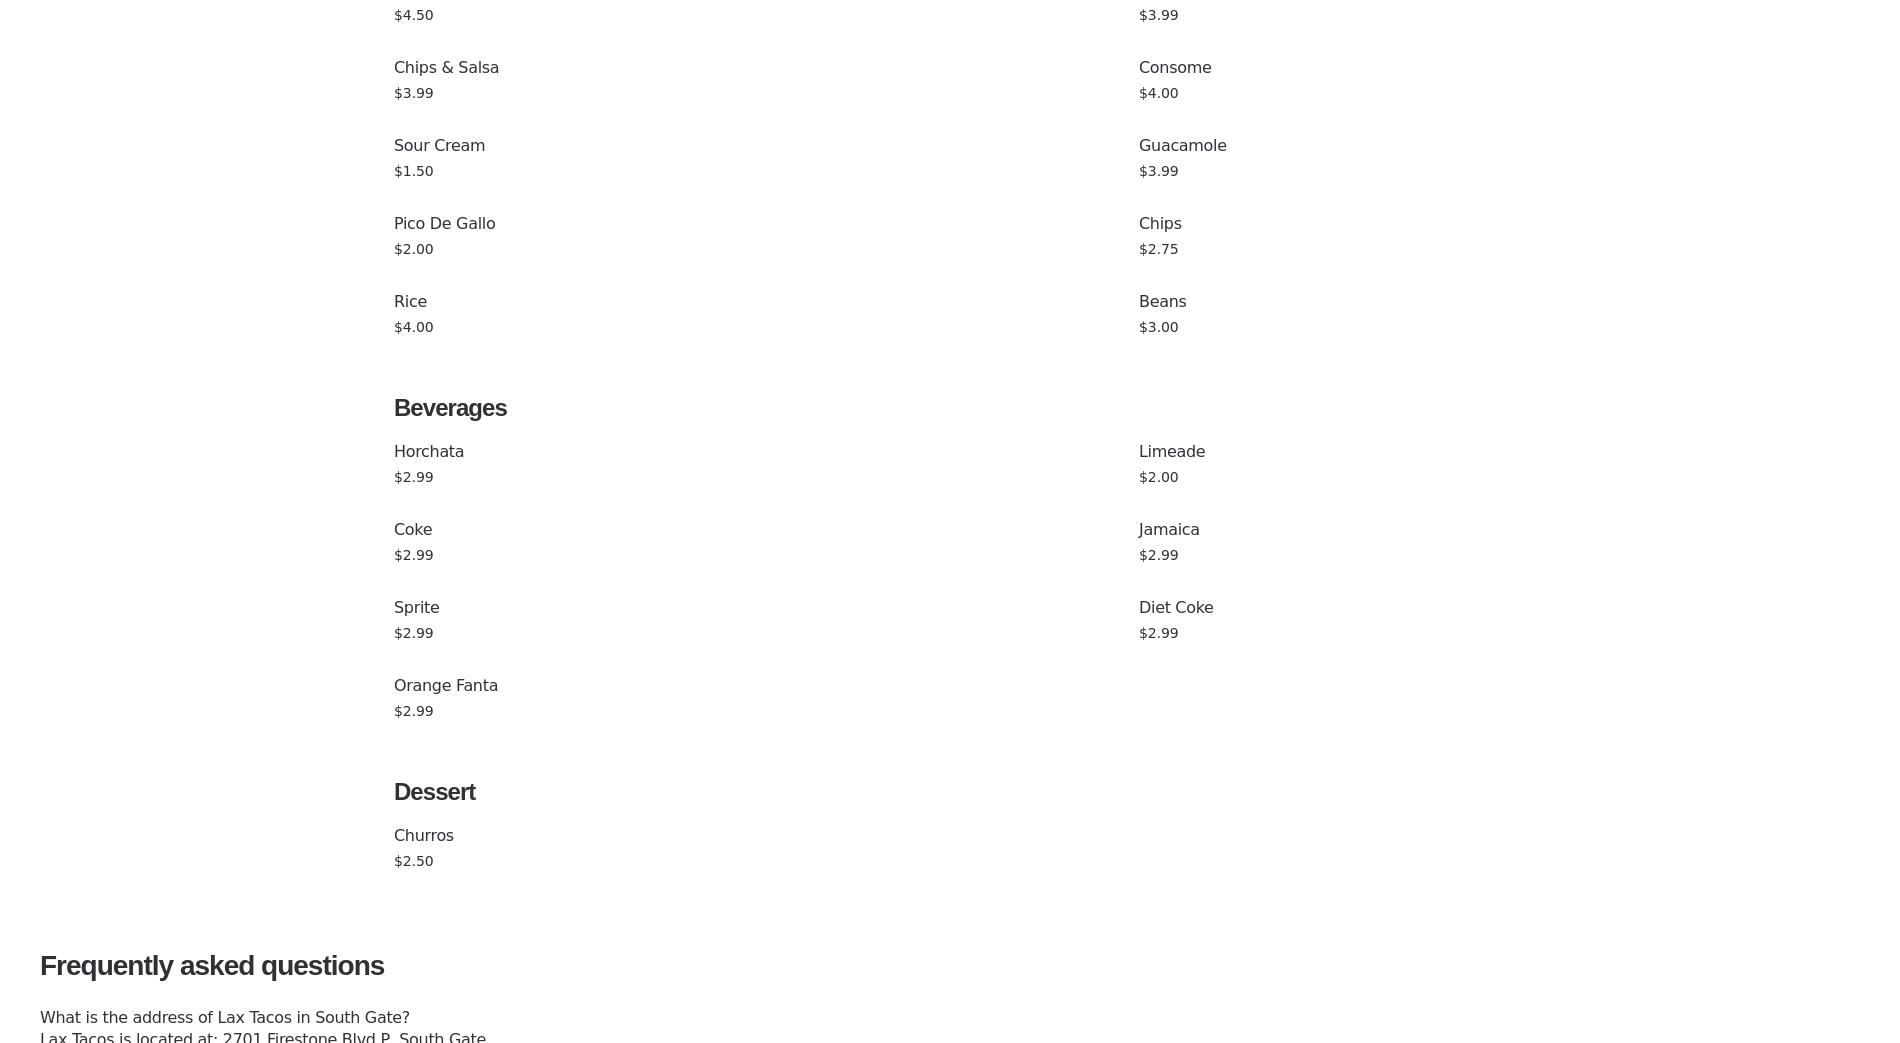 The height and width of the screenshot is (1043, 1900). What do you see at coordinates (224, 1017) in the screenshot?
I see `'What is the address of Lax Tacos in South Gate?'` at bounding box center [224, 1017].